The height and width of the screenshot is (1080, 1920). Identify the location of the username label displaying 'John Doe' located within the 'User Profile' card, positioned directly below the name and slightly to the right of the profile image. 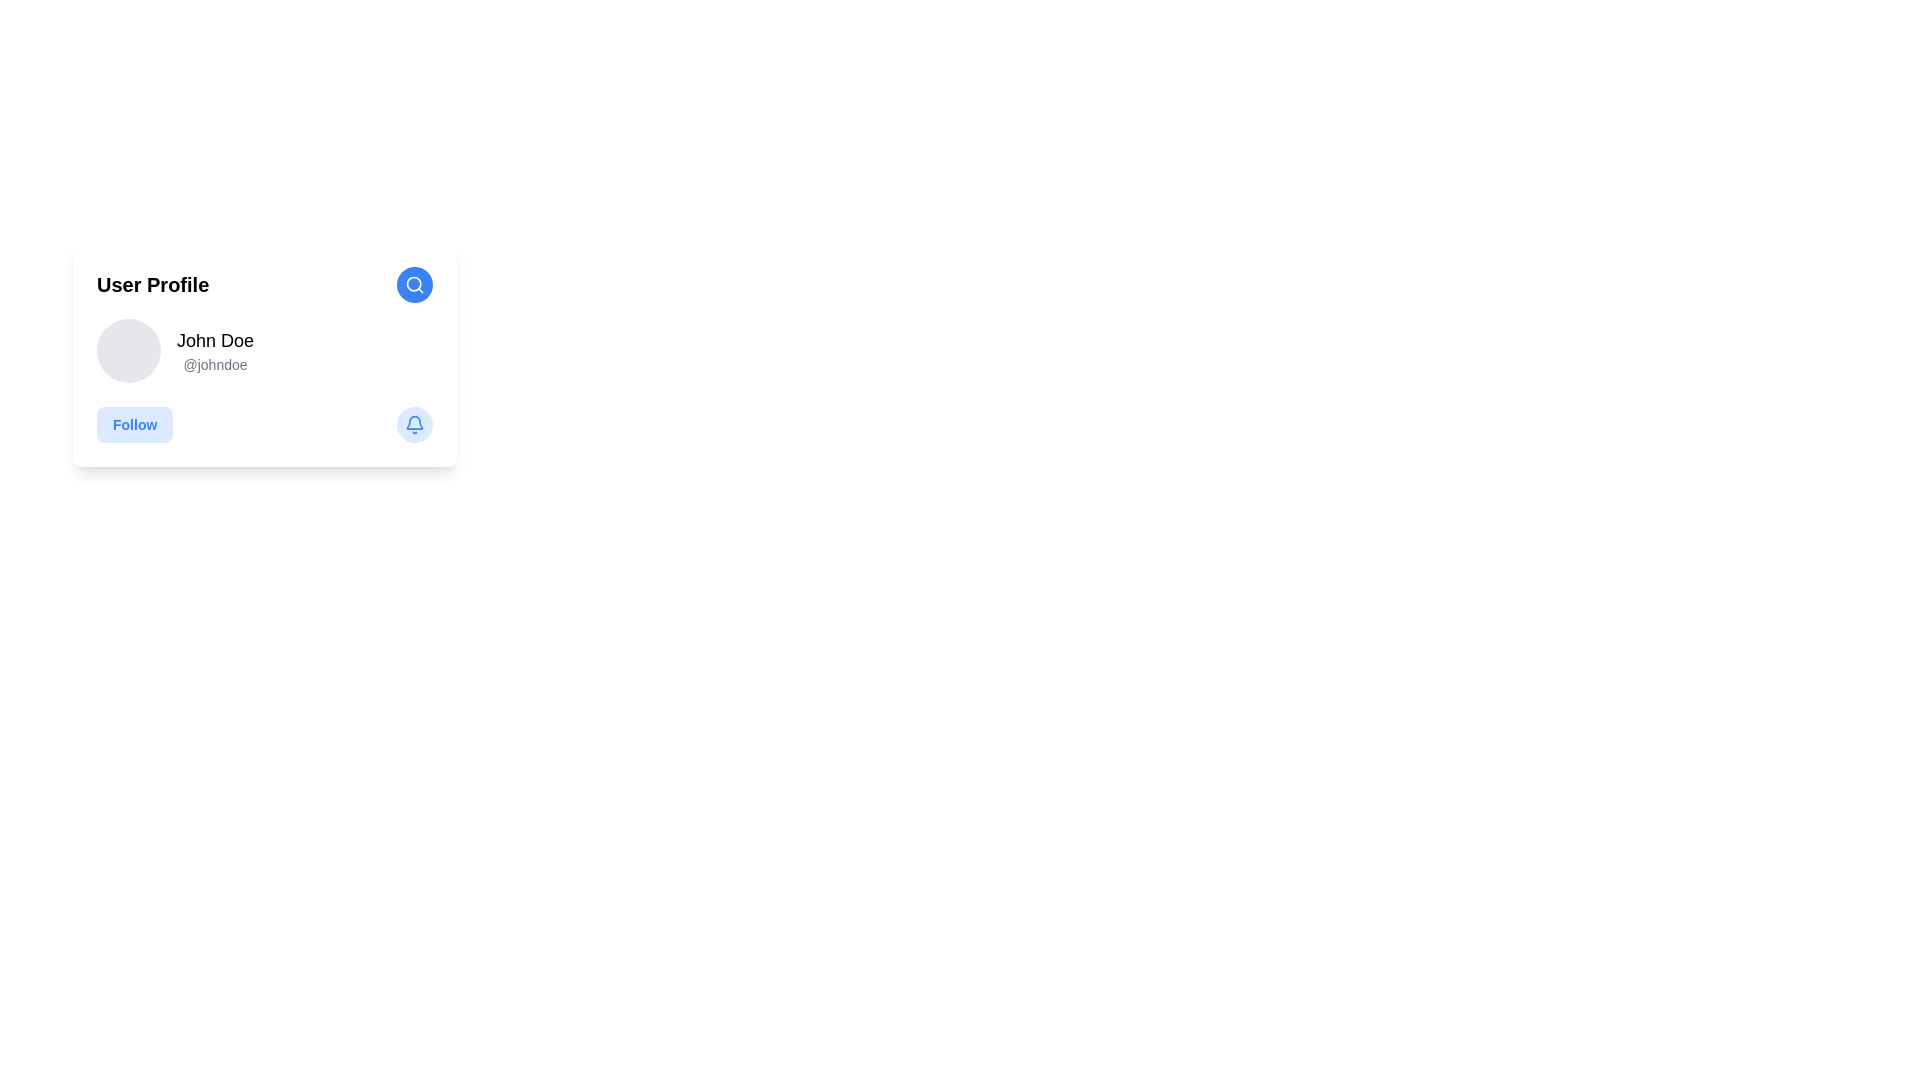
(215, 365).